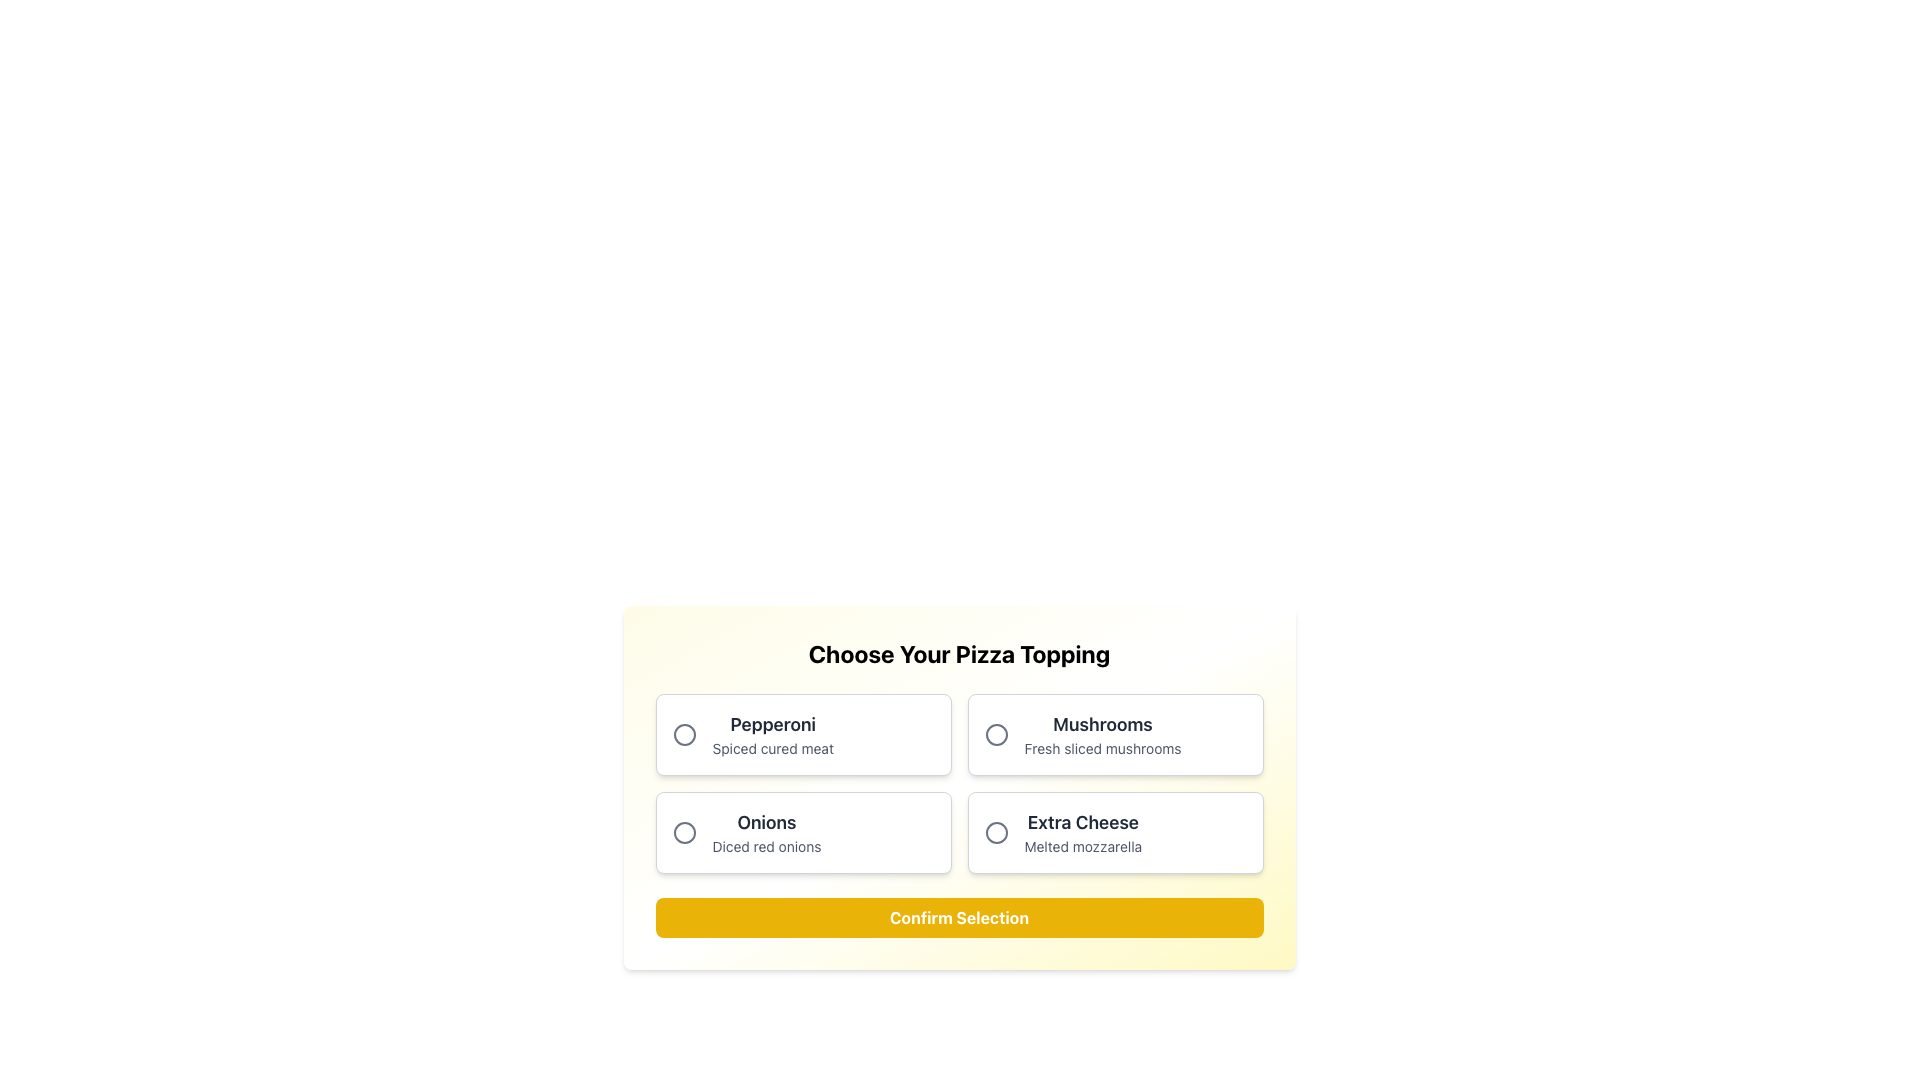 The height and width of the screenshot is (1080, 1920). I want to click on the 'Pepperoni' text label that describes the topping option in the top-left corner of the selectable grid layout, so click(772, 735).